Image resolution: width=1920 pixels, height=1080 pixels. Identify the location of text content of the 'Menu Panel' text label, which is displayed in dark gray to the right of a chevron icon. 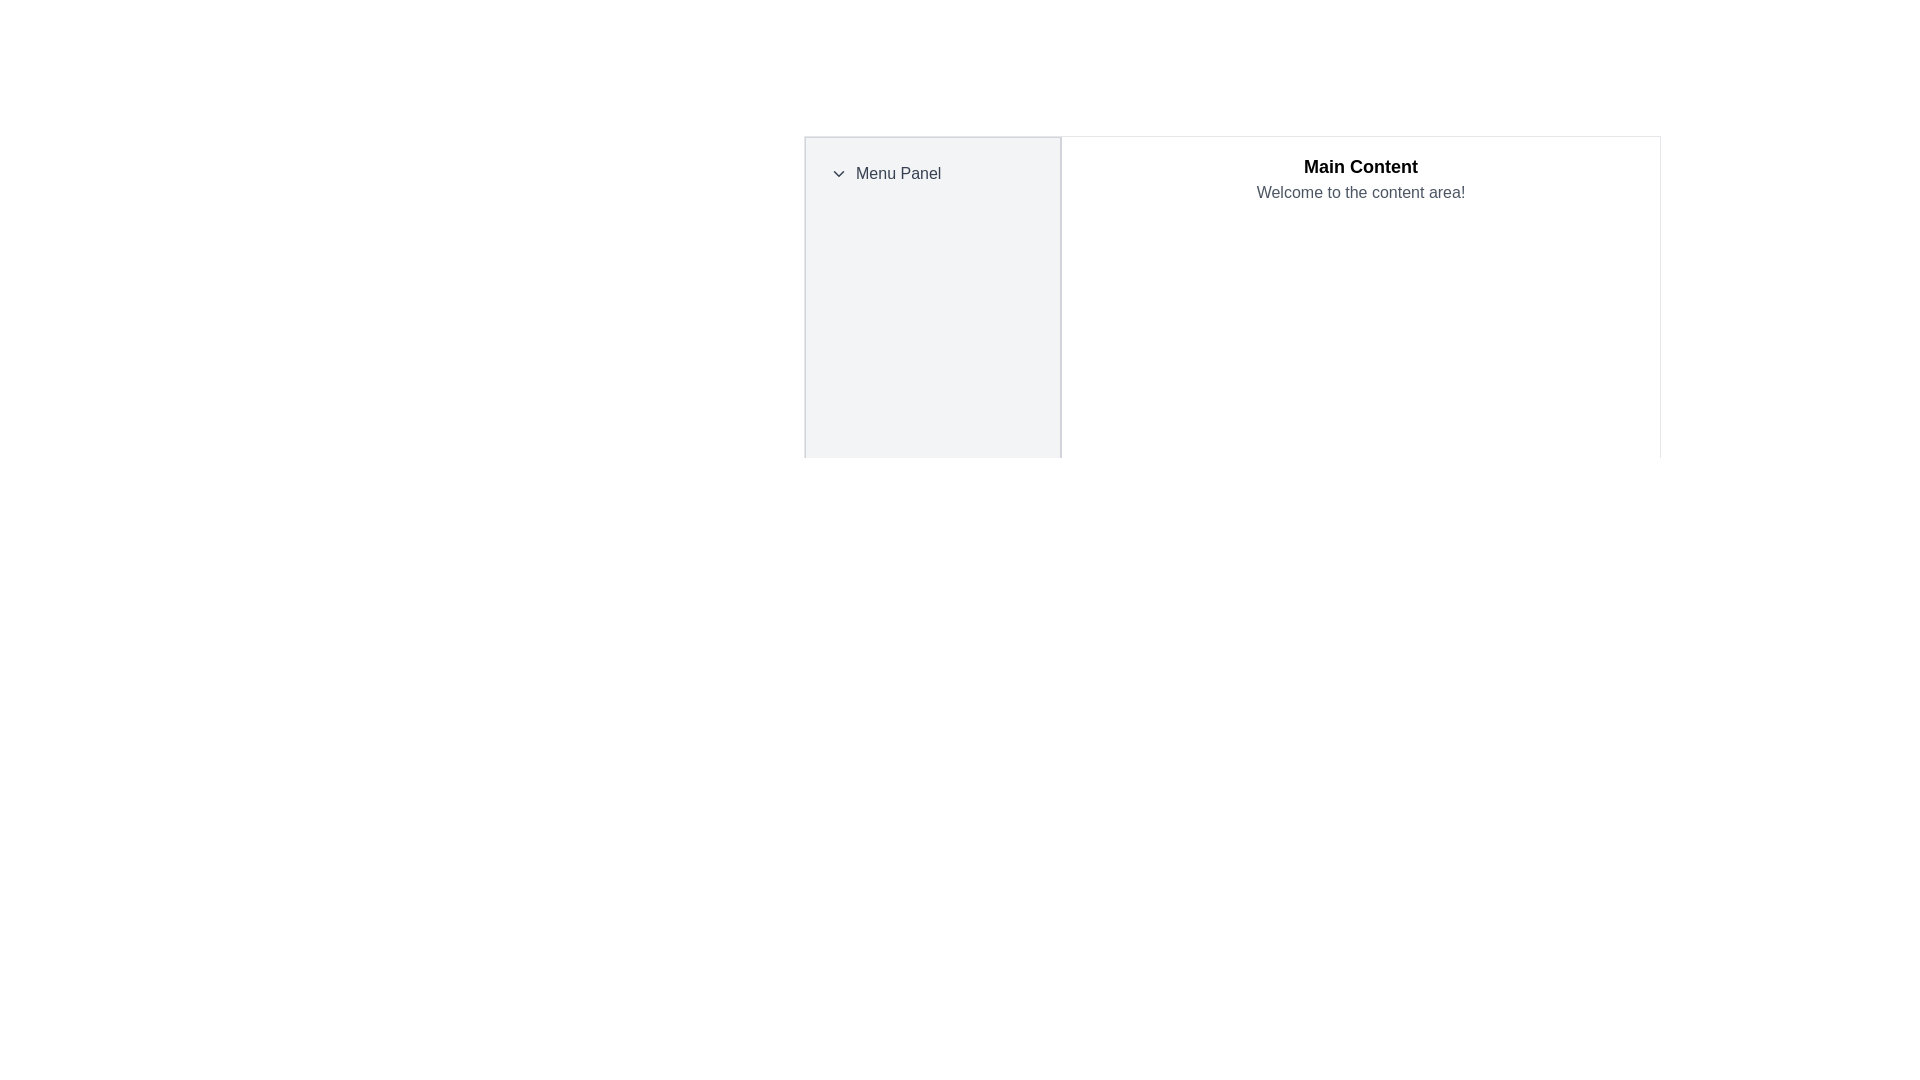
(897, 172).